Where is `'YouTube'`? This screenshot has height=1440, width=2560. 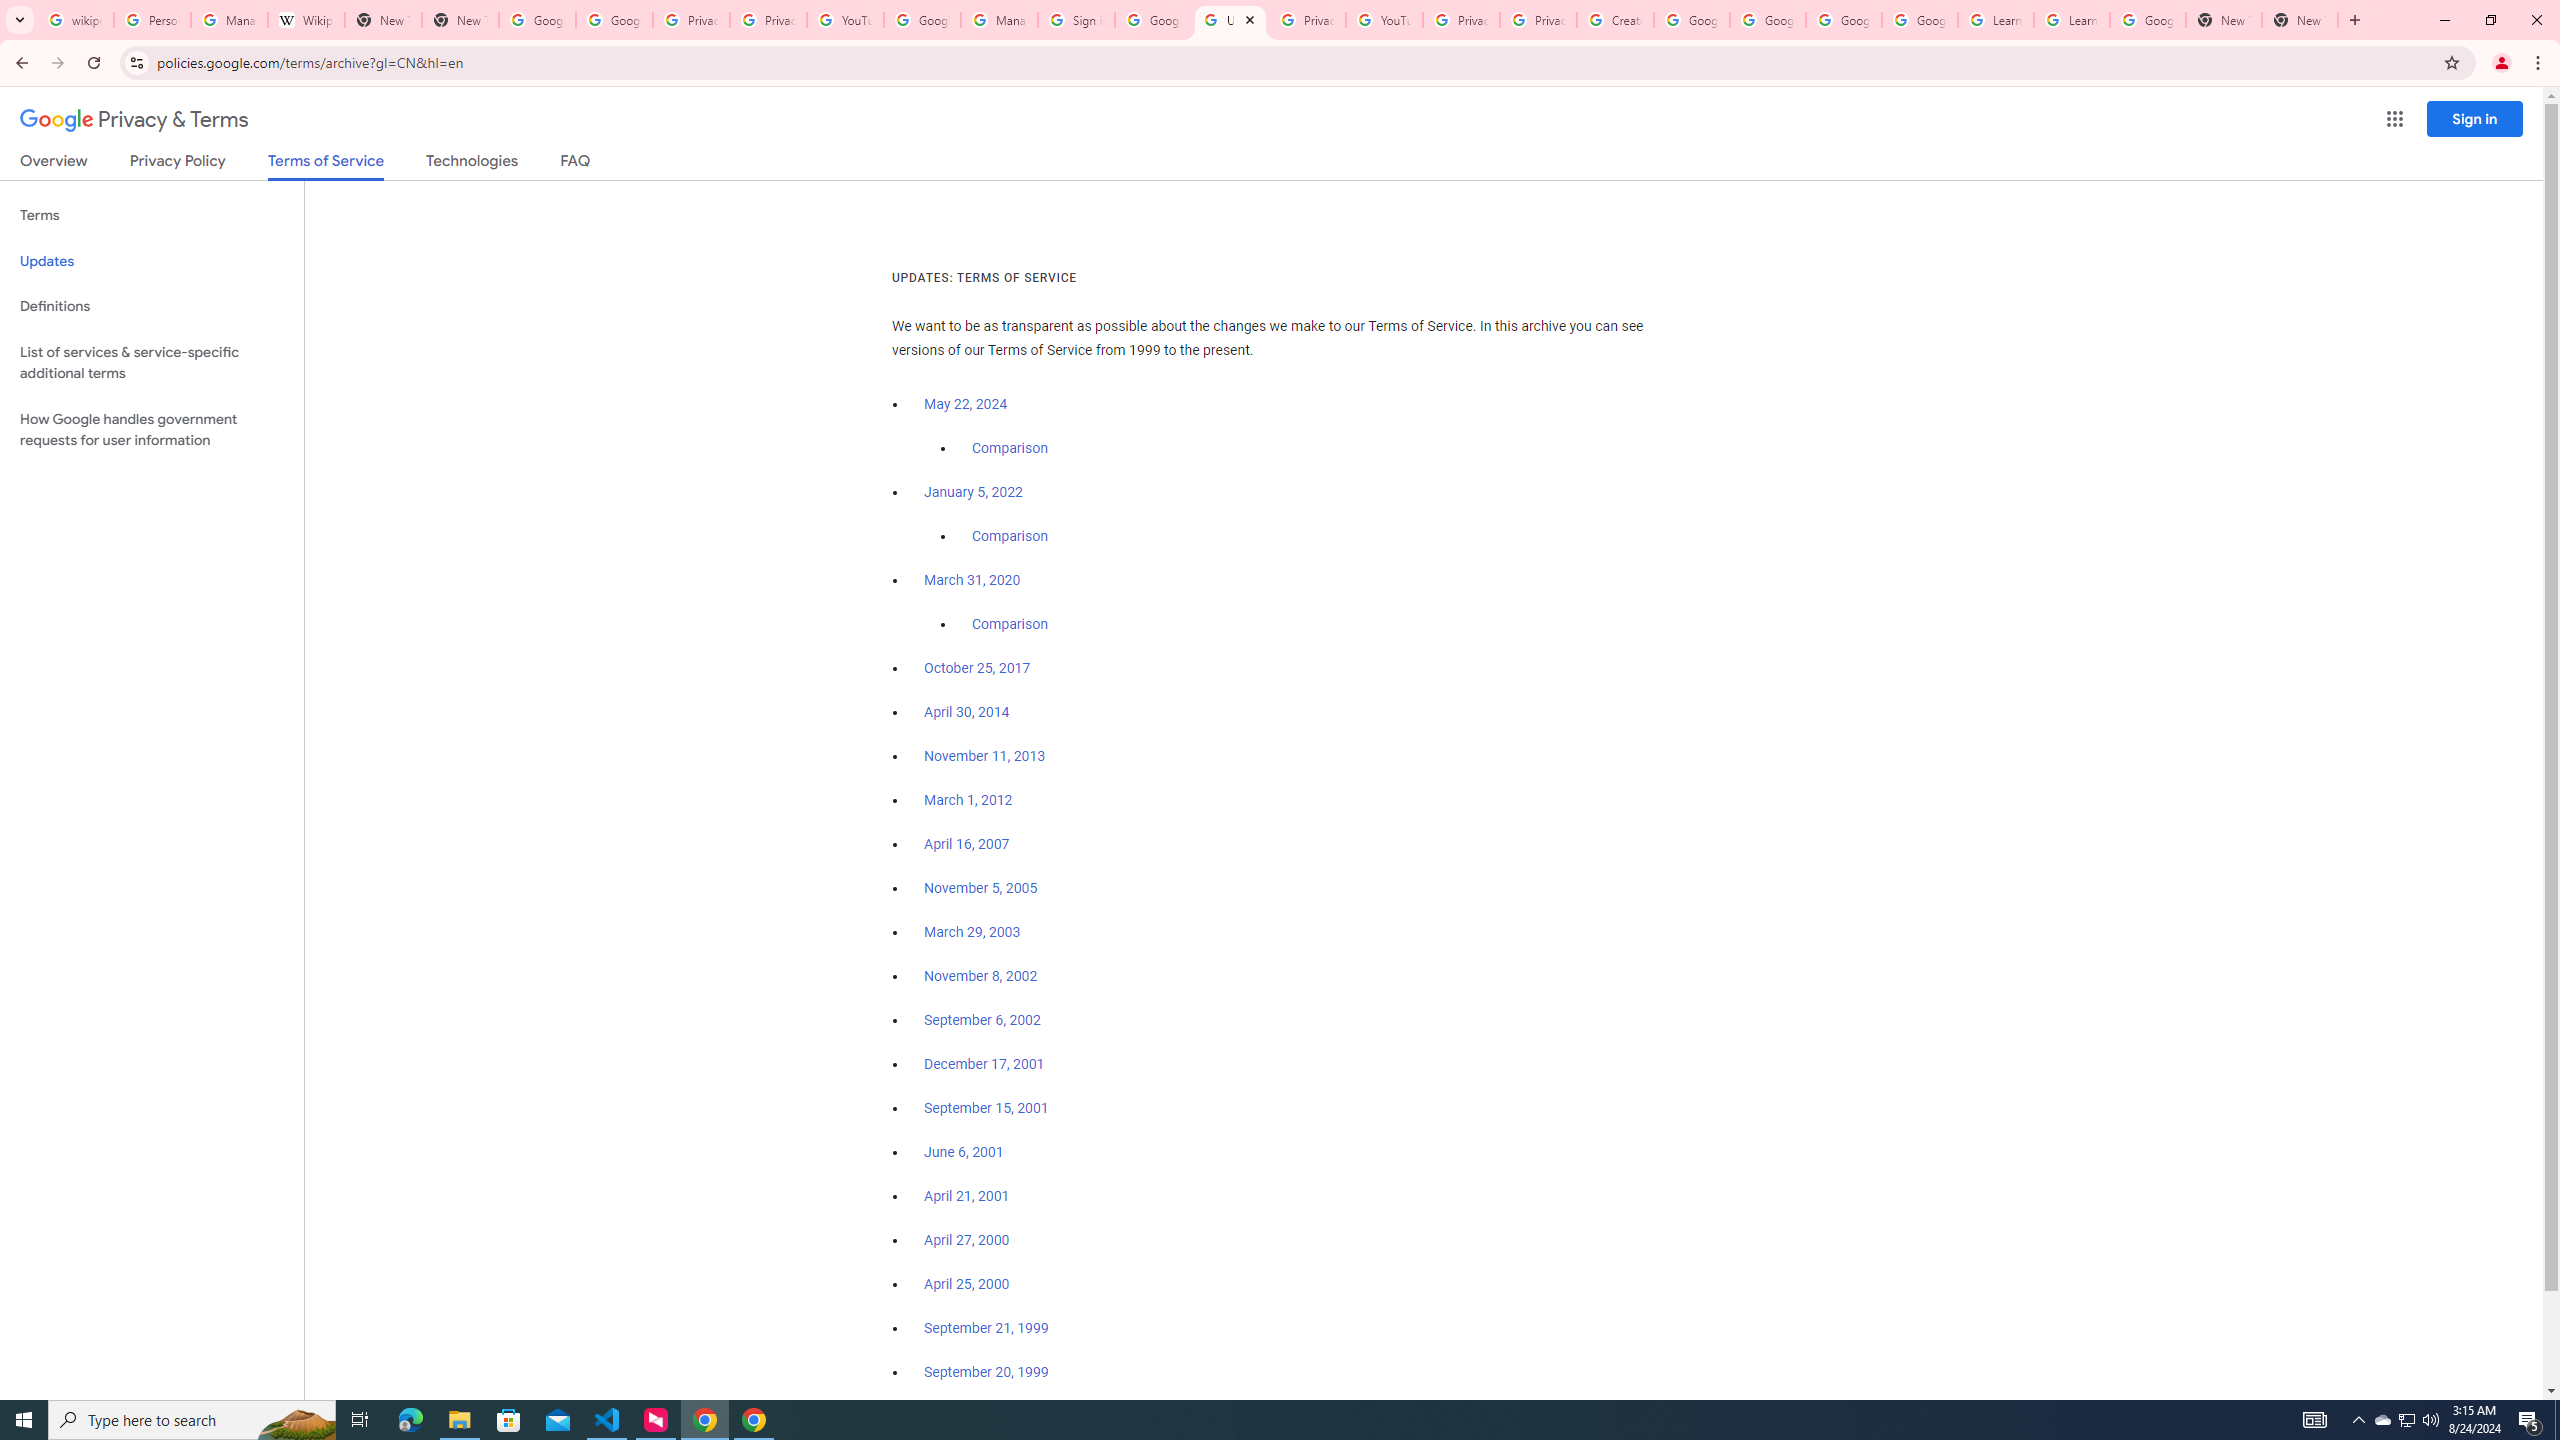
'YouTube' is located at coordinates (1382, 19).